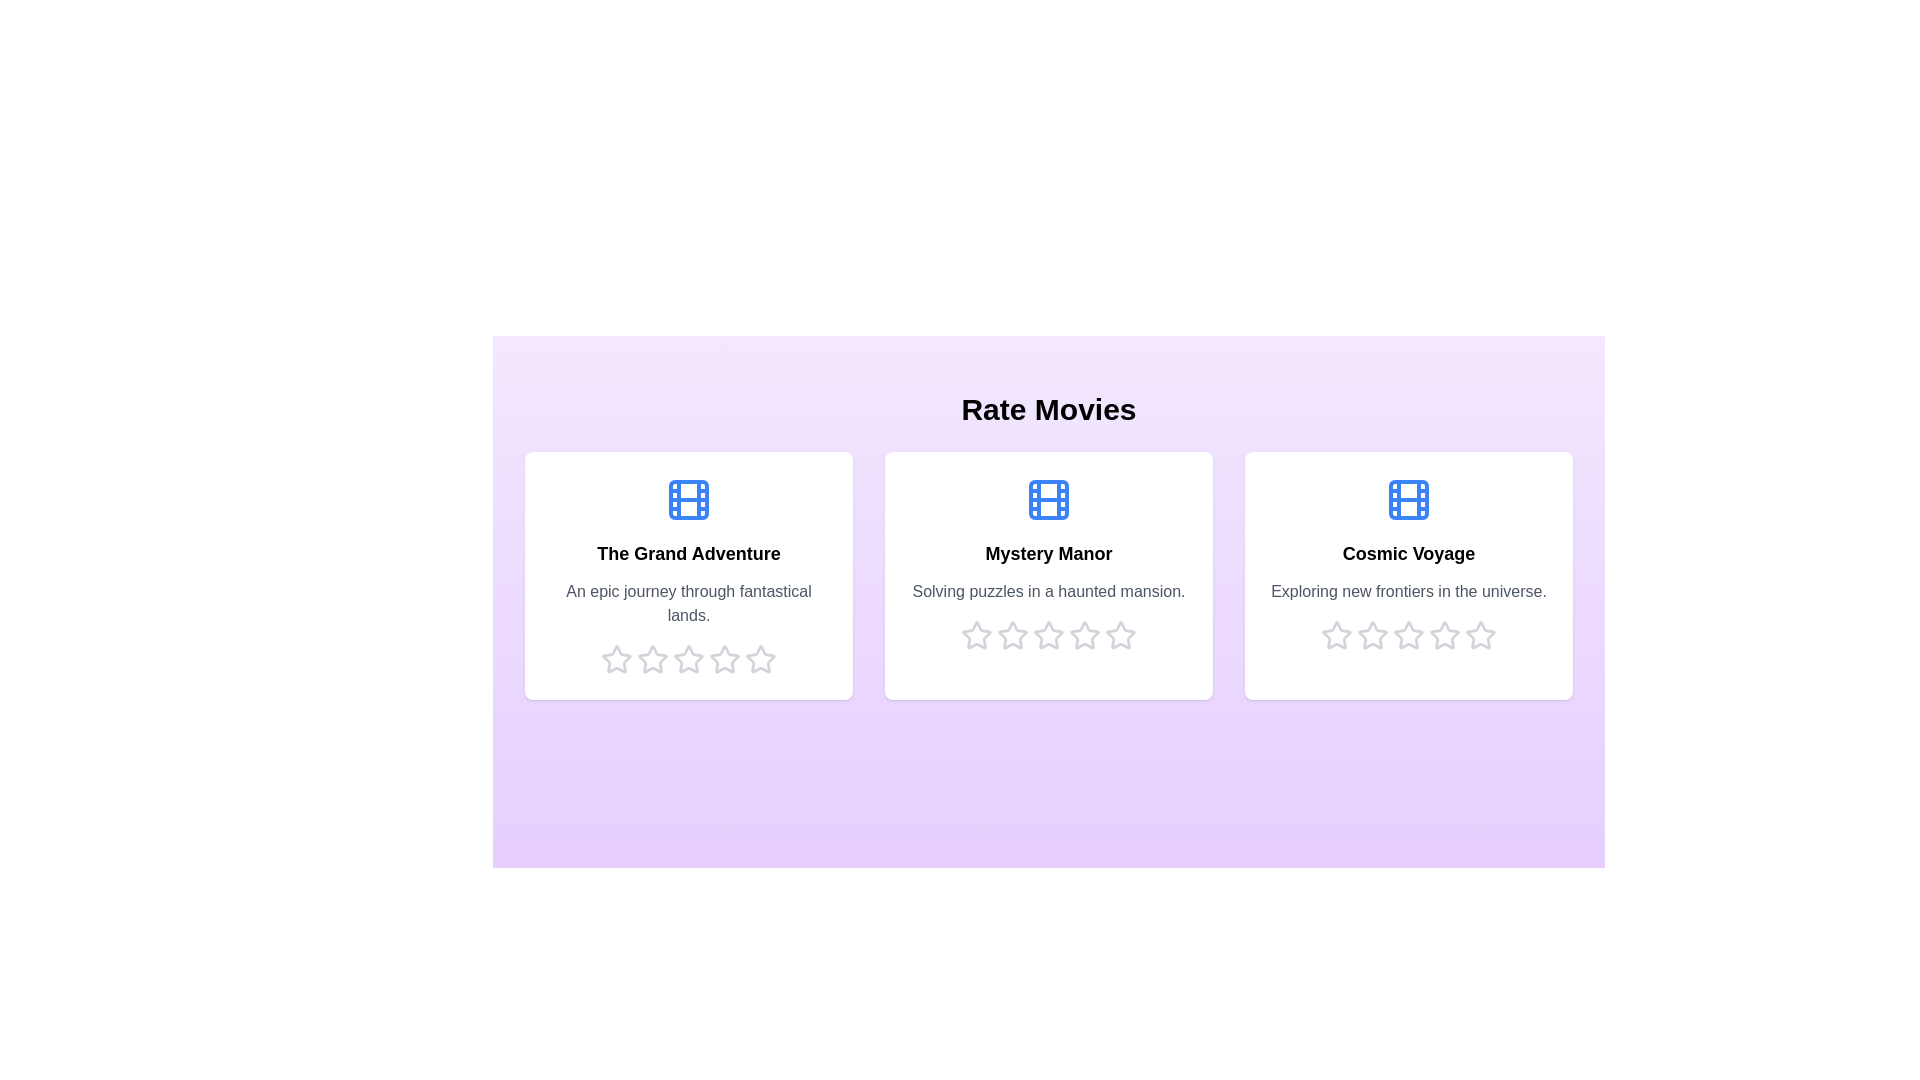 Image resolution: width=1920 pixels, height=1080 pixels. Describe the element at coordinates (1408, 575) in the screenshot. I see `the movie card titled 'Cosmic Voyage' to view its hover effect` at that location.